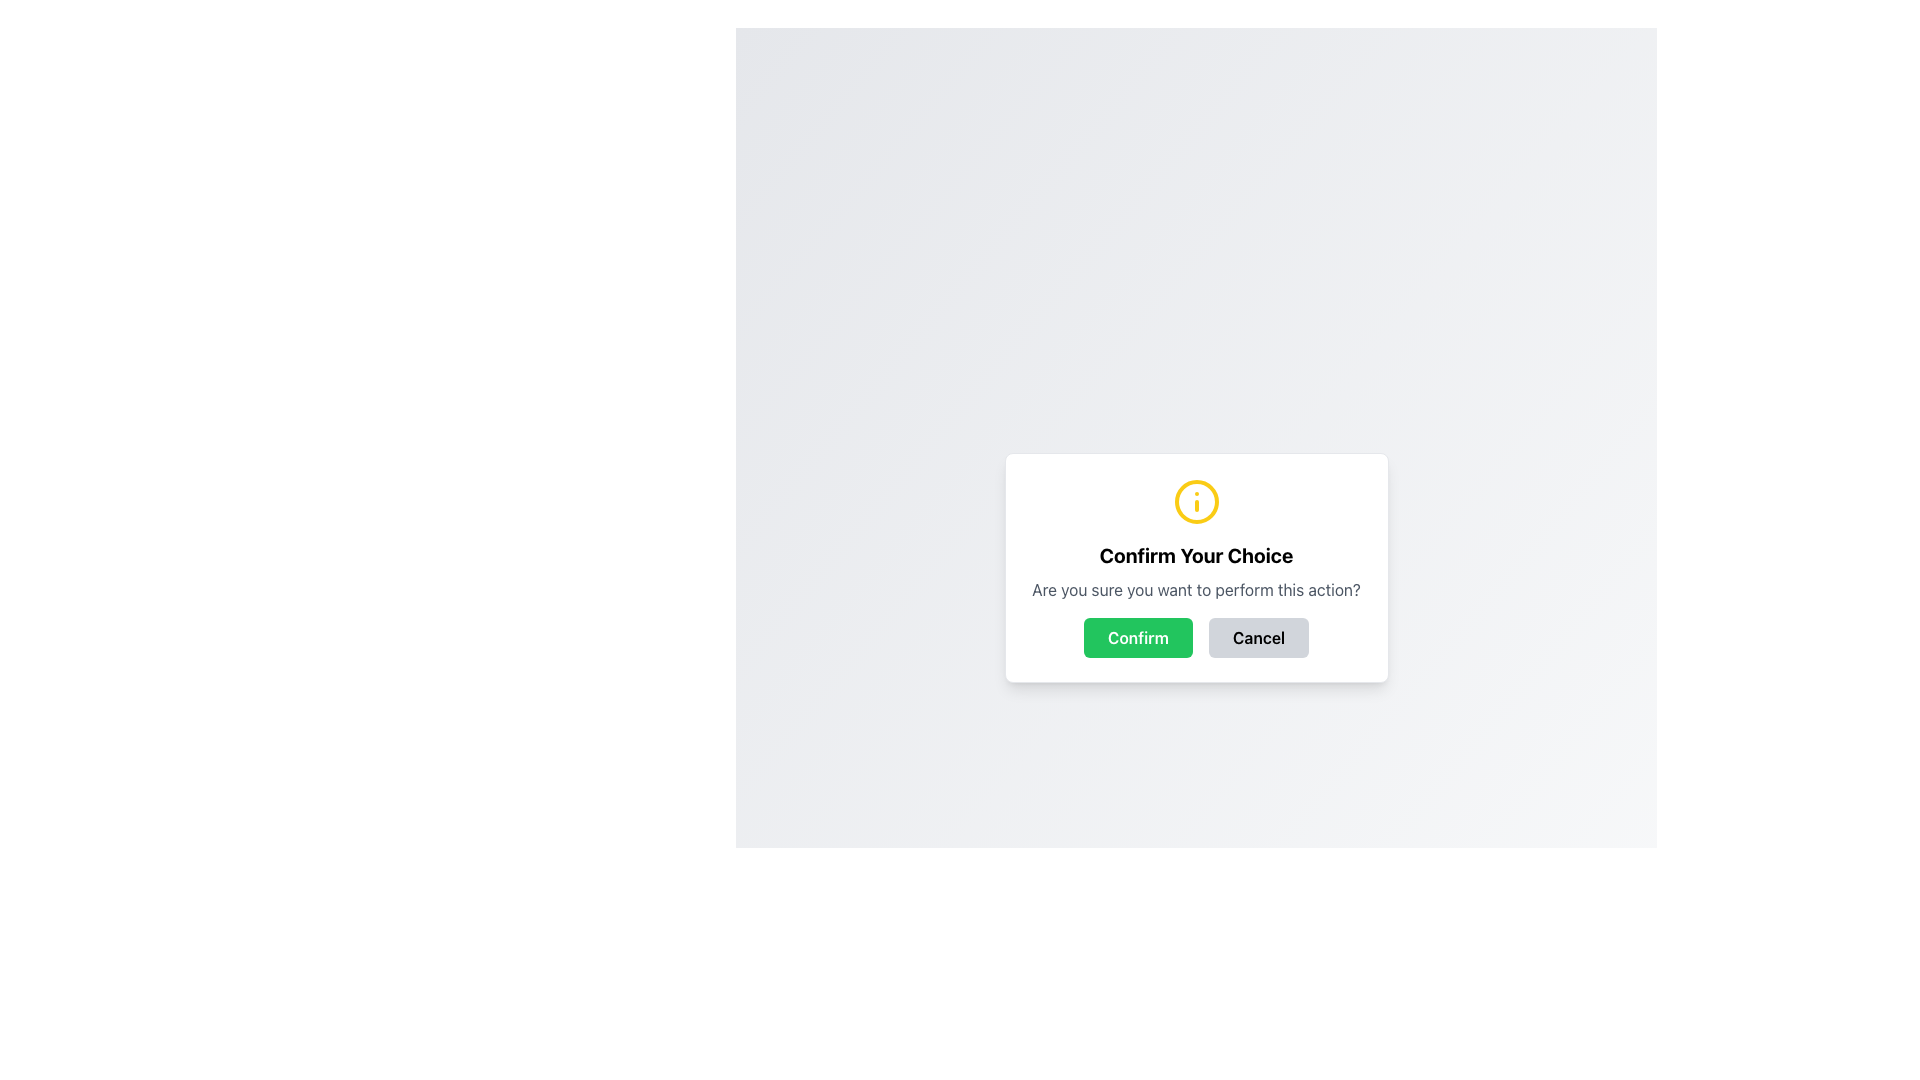 Image resolution: width=1920 pixels, height=1080 pixels. What do you see at coordinates (1196, 637) in the screenshot?
I see `the Button group located at the bottom of the centered modal dialog to receive visual feedback for the 'Confirm' and 'Cancel' buttons` at bounding box center [1196, 637].